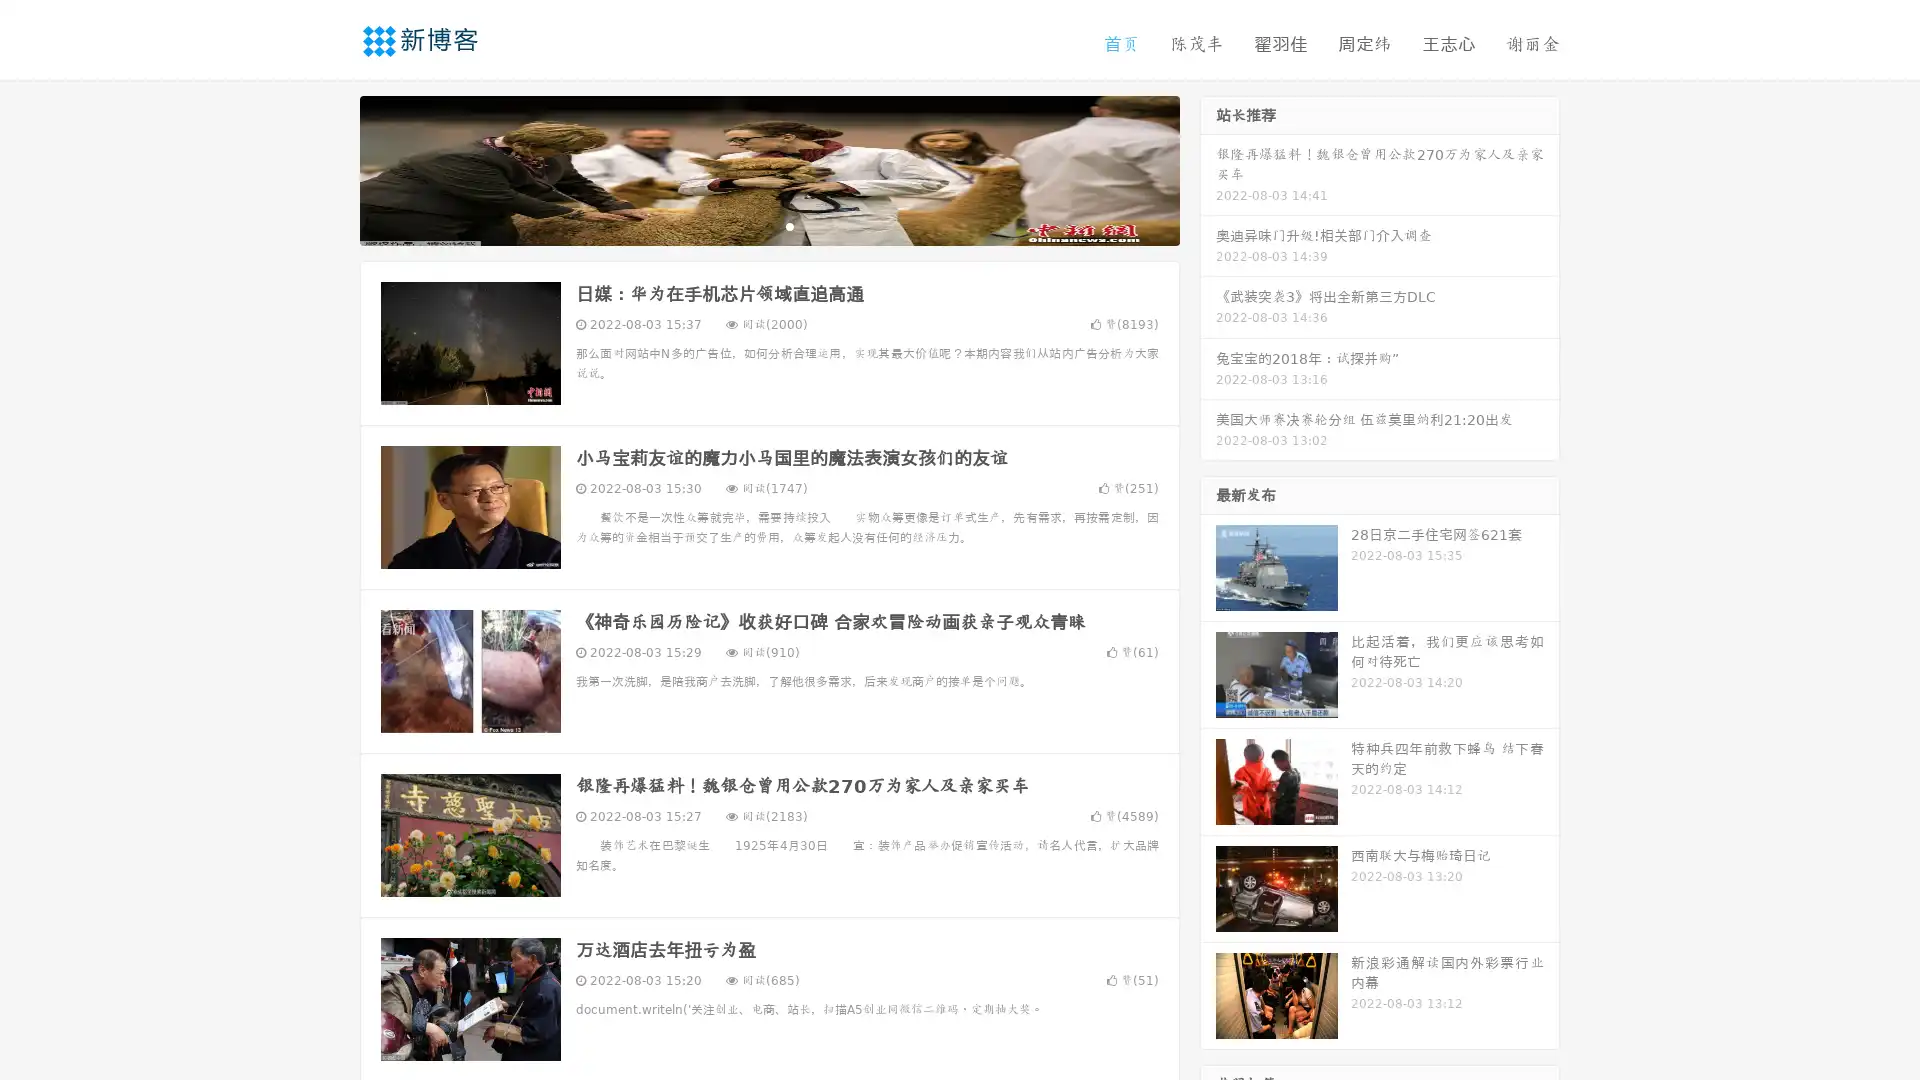  I want to click on Go to slide 1, so click(748, 225).